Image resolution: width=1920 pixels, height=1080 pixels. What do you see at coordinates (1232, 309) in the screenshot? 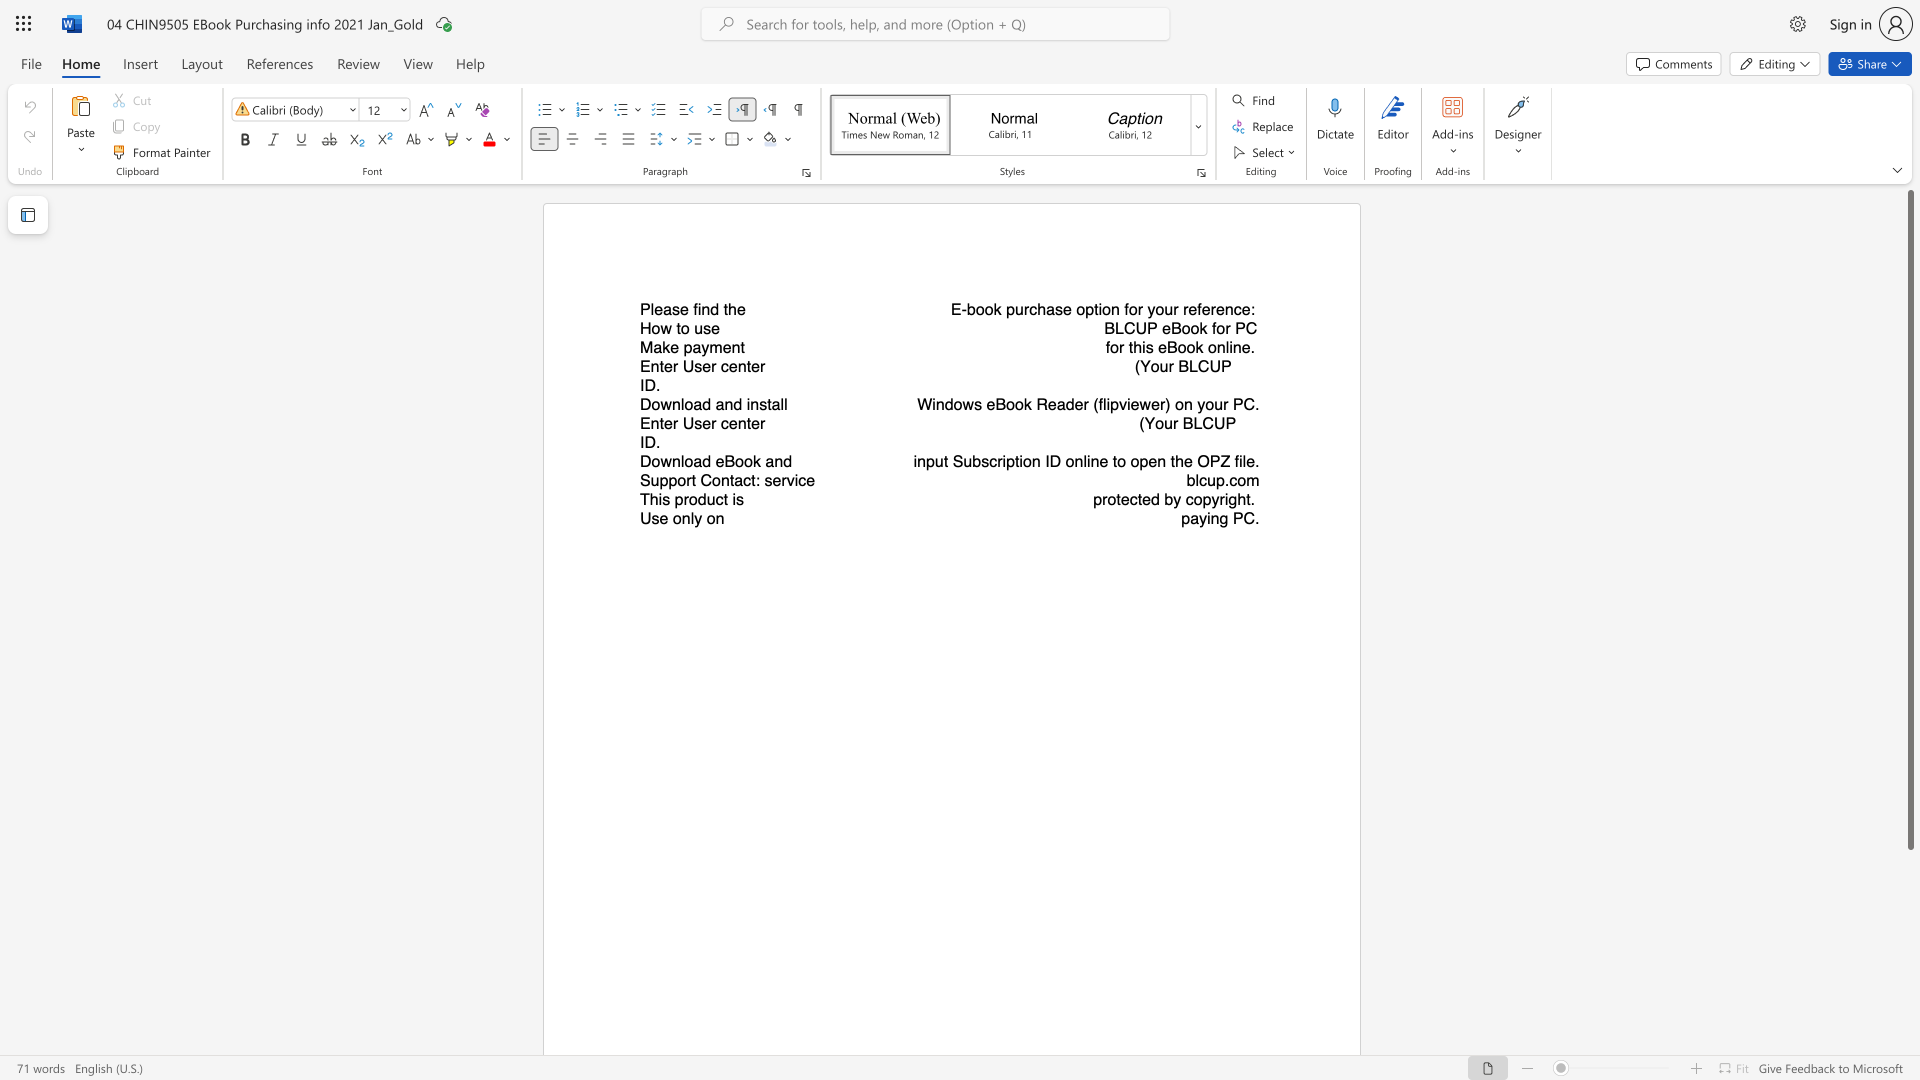
I see `the subset text "ce:" within the text "E-book purchase option for your reference:"` at bounding box center [1232, 309].